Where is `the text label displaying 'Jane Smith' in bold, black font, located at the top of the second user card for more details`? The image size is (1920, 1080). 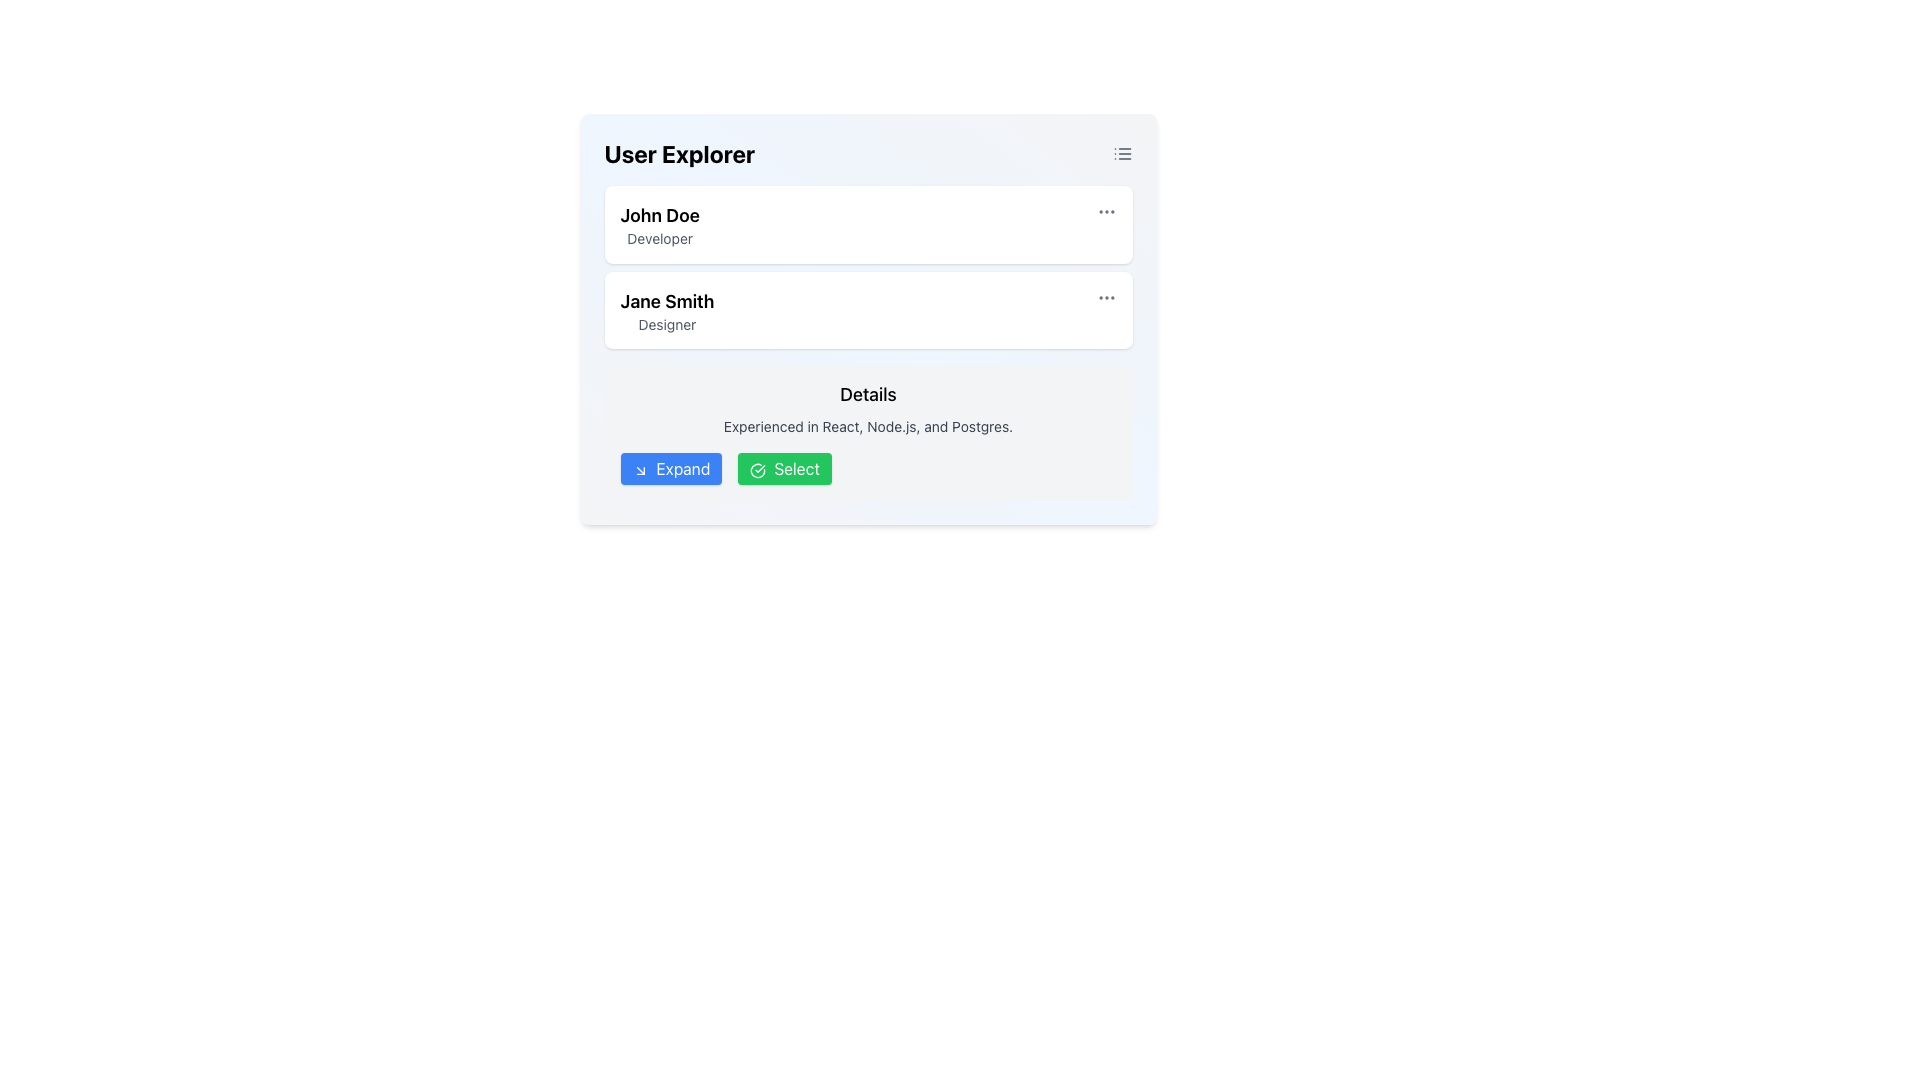
the text label displaying 'Jane Smith' in bold, black font, located at the top of the second user card for more details is located at coordinates (667, 301).